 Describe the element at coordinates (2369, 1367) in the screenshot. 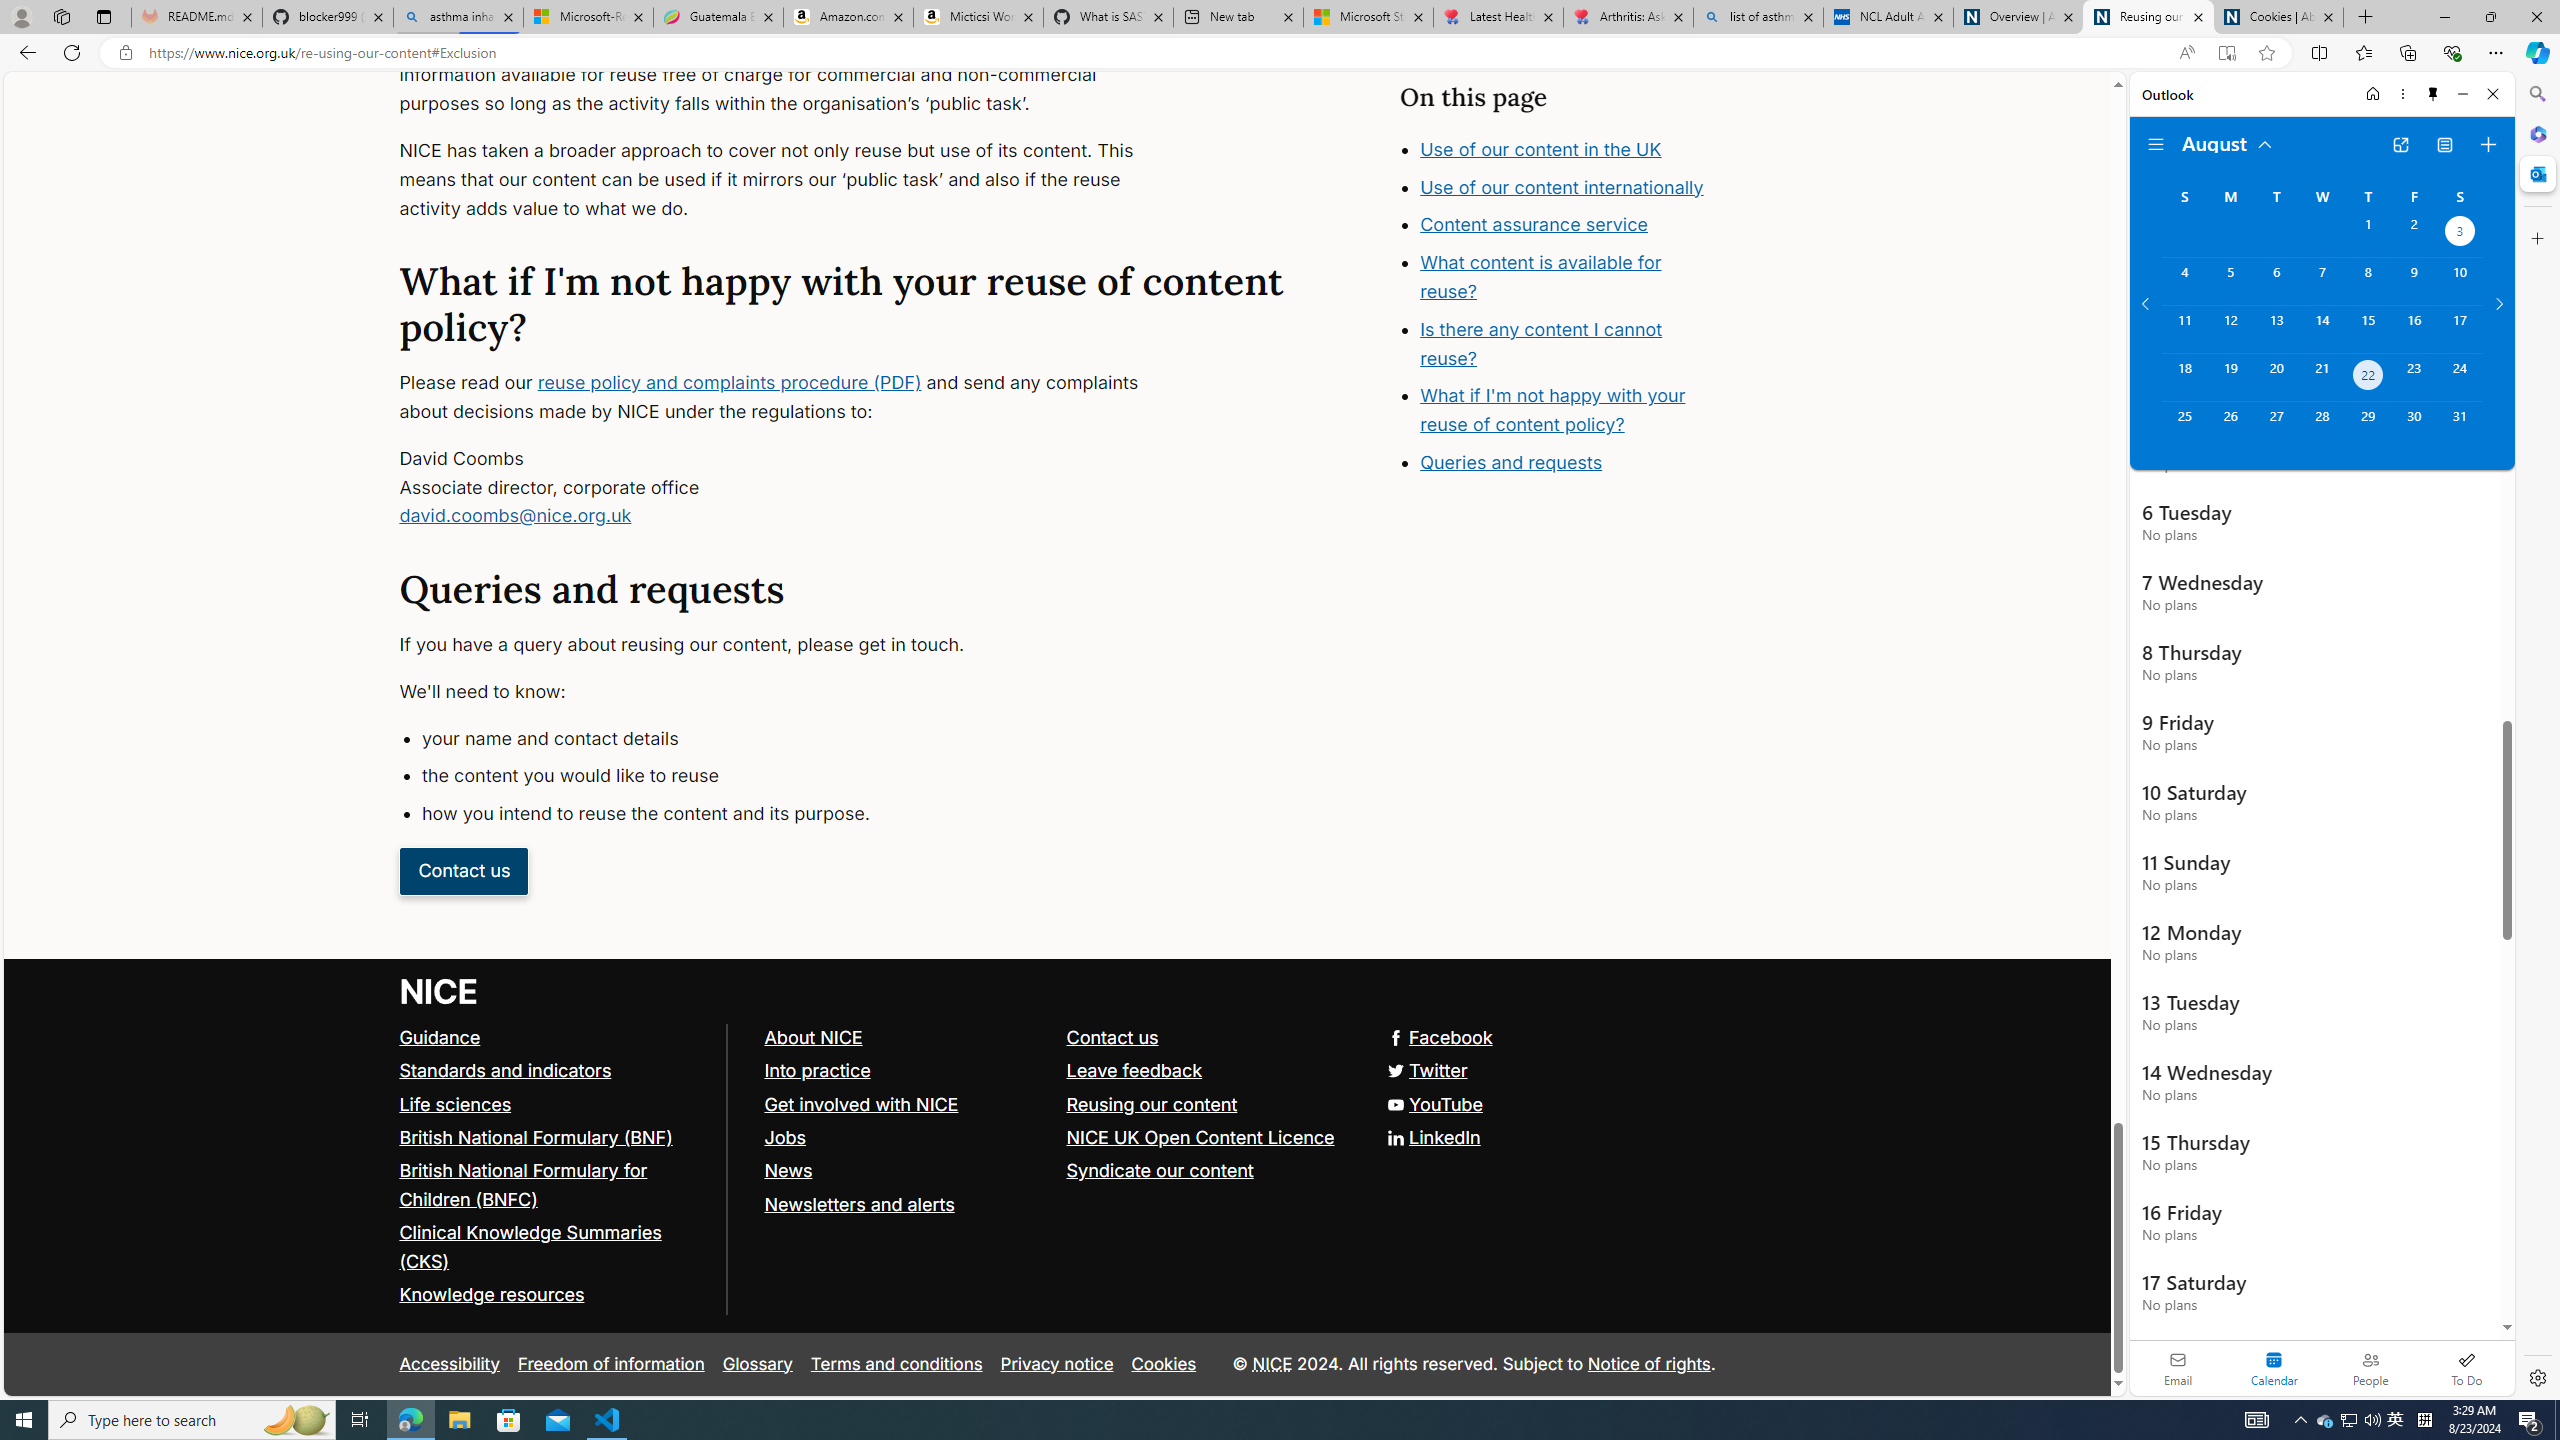

I see `'People'` at that location.